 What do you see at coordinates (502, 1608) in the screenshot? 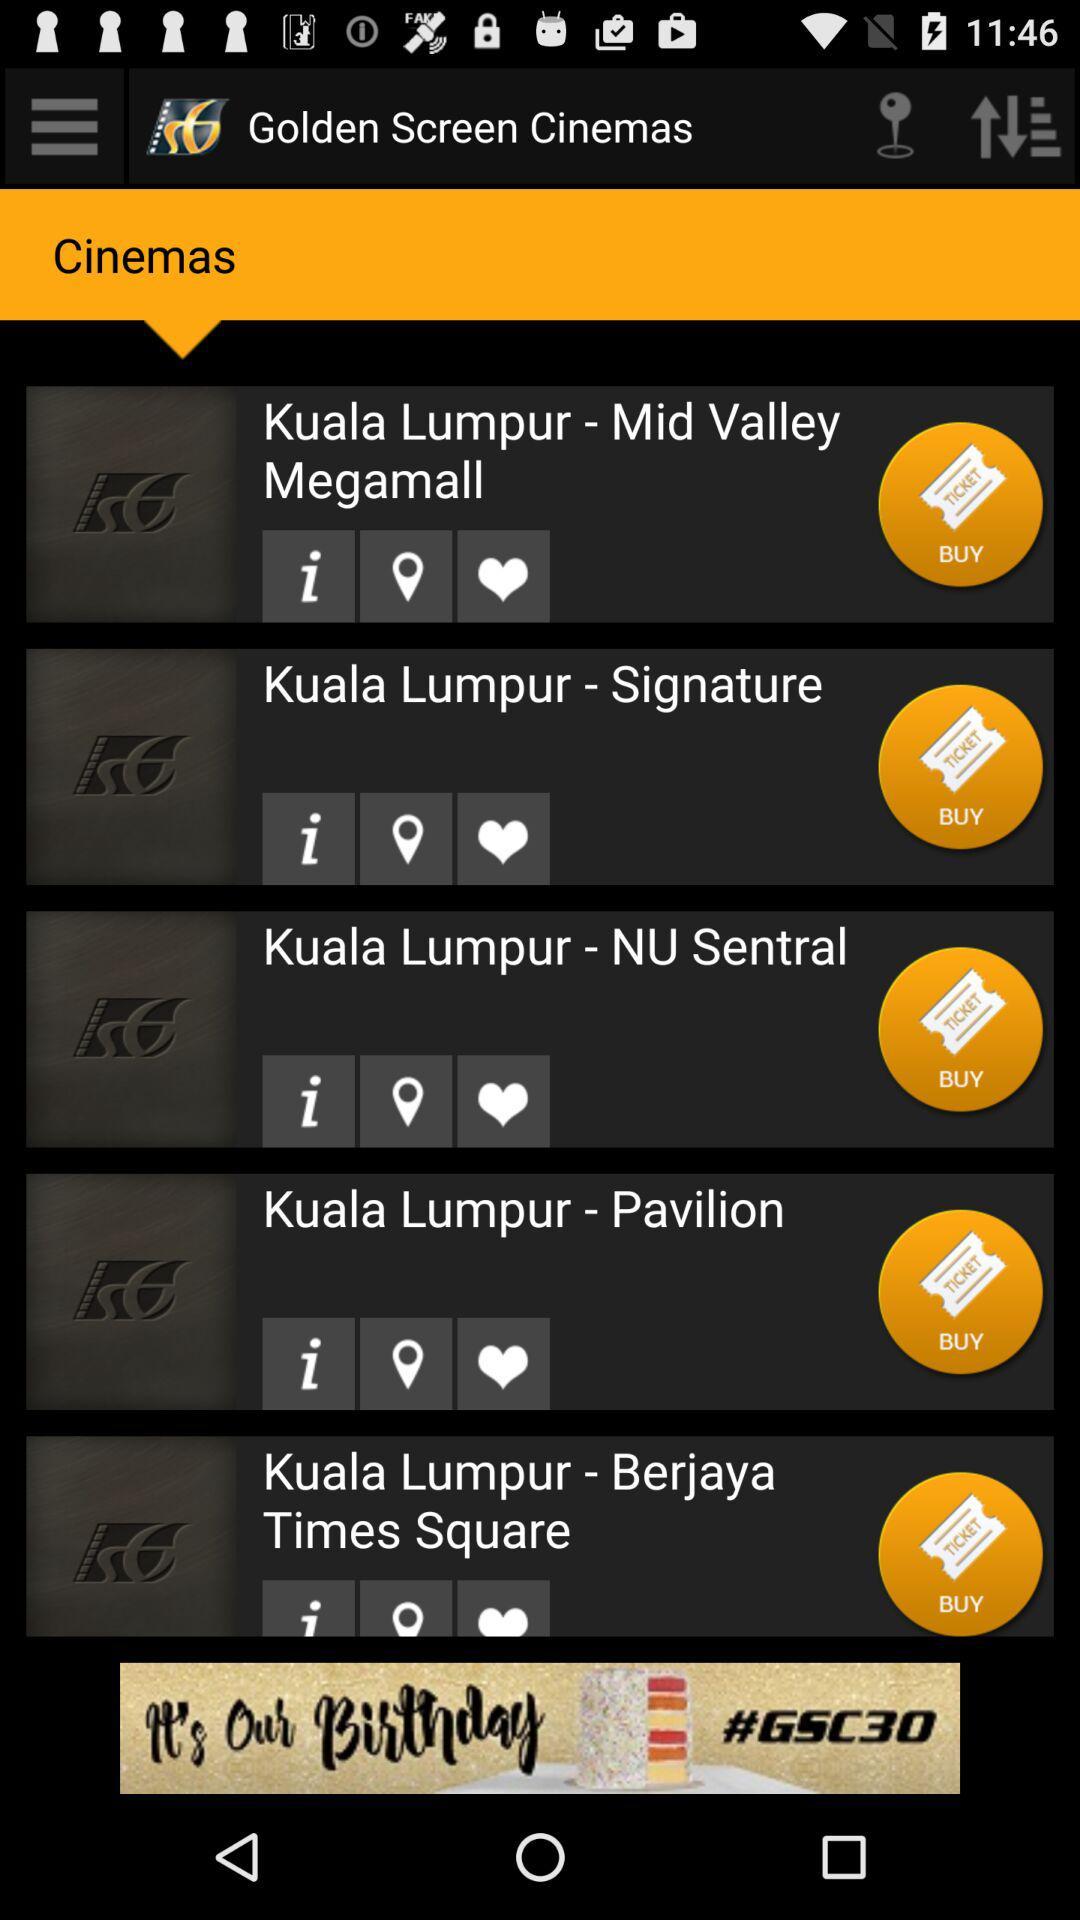
I see `to likes` at bounding box center [502, 1608].